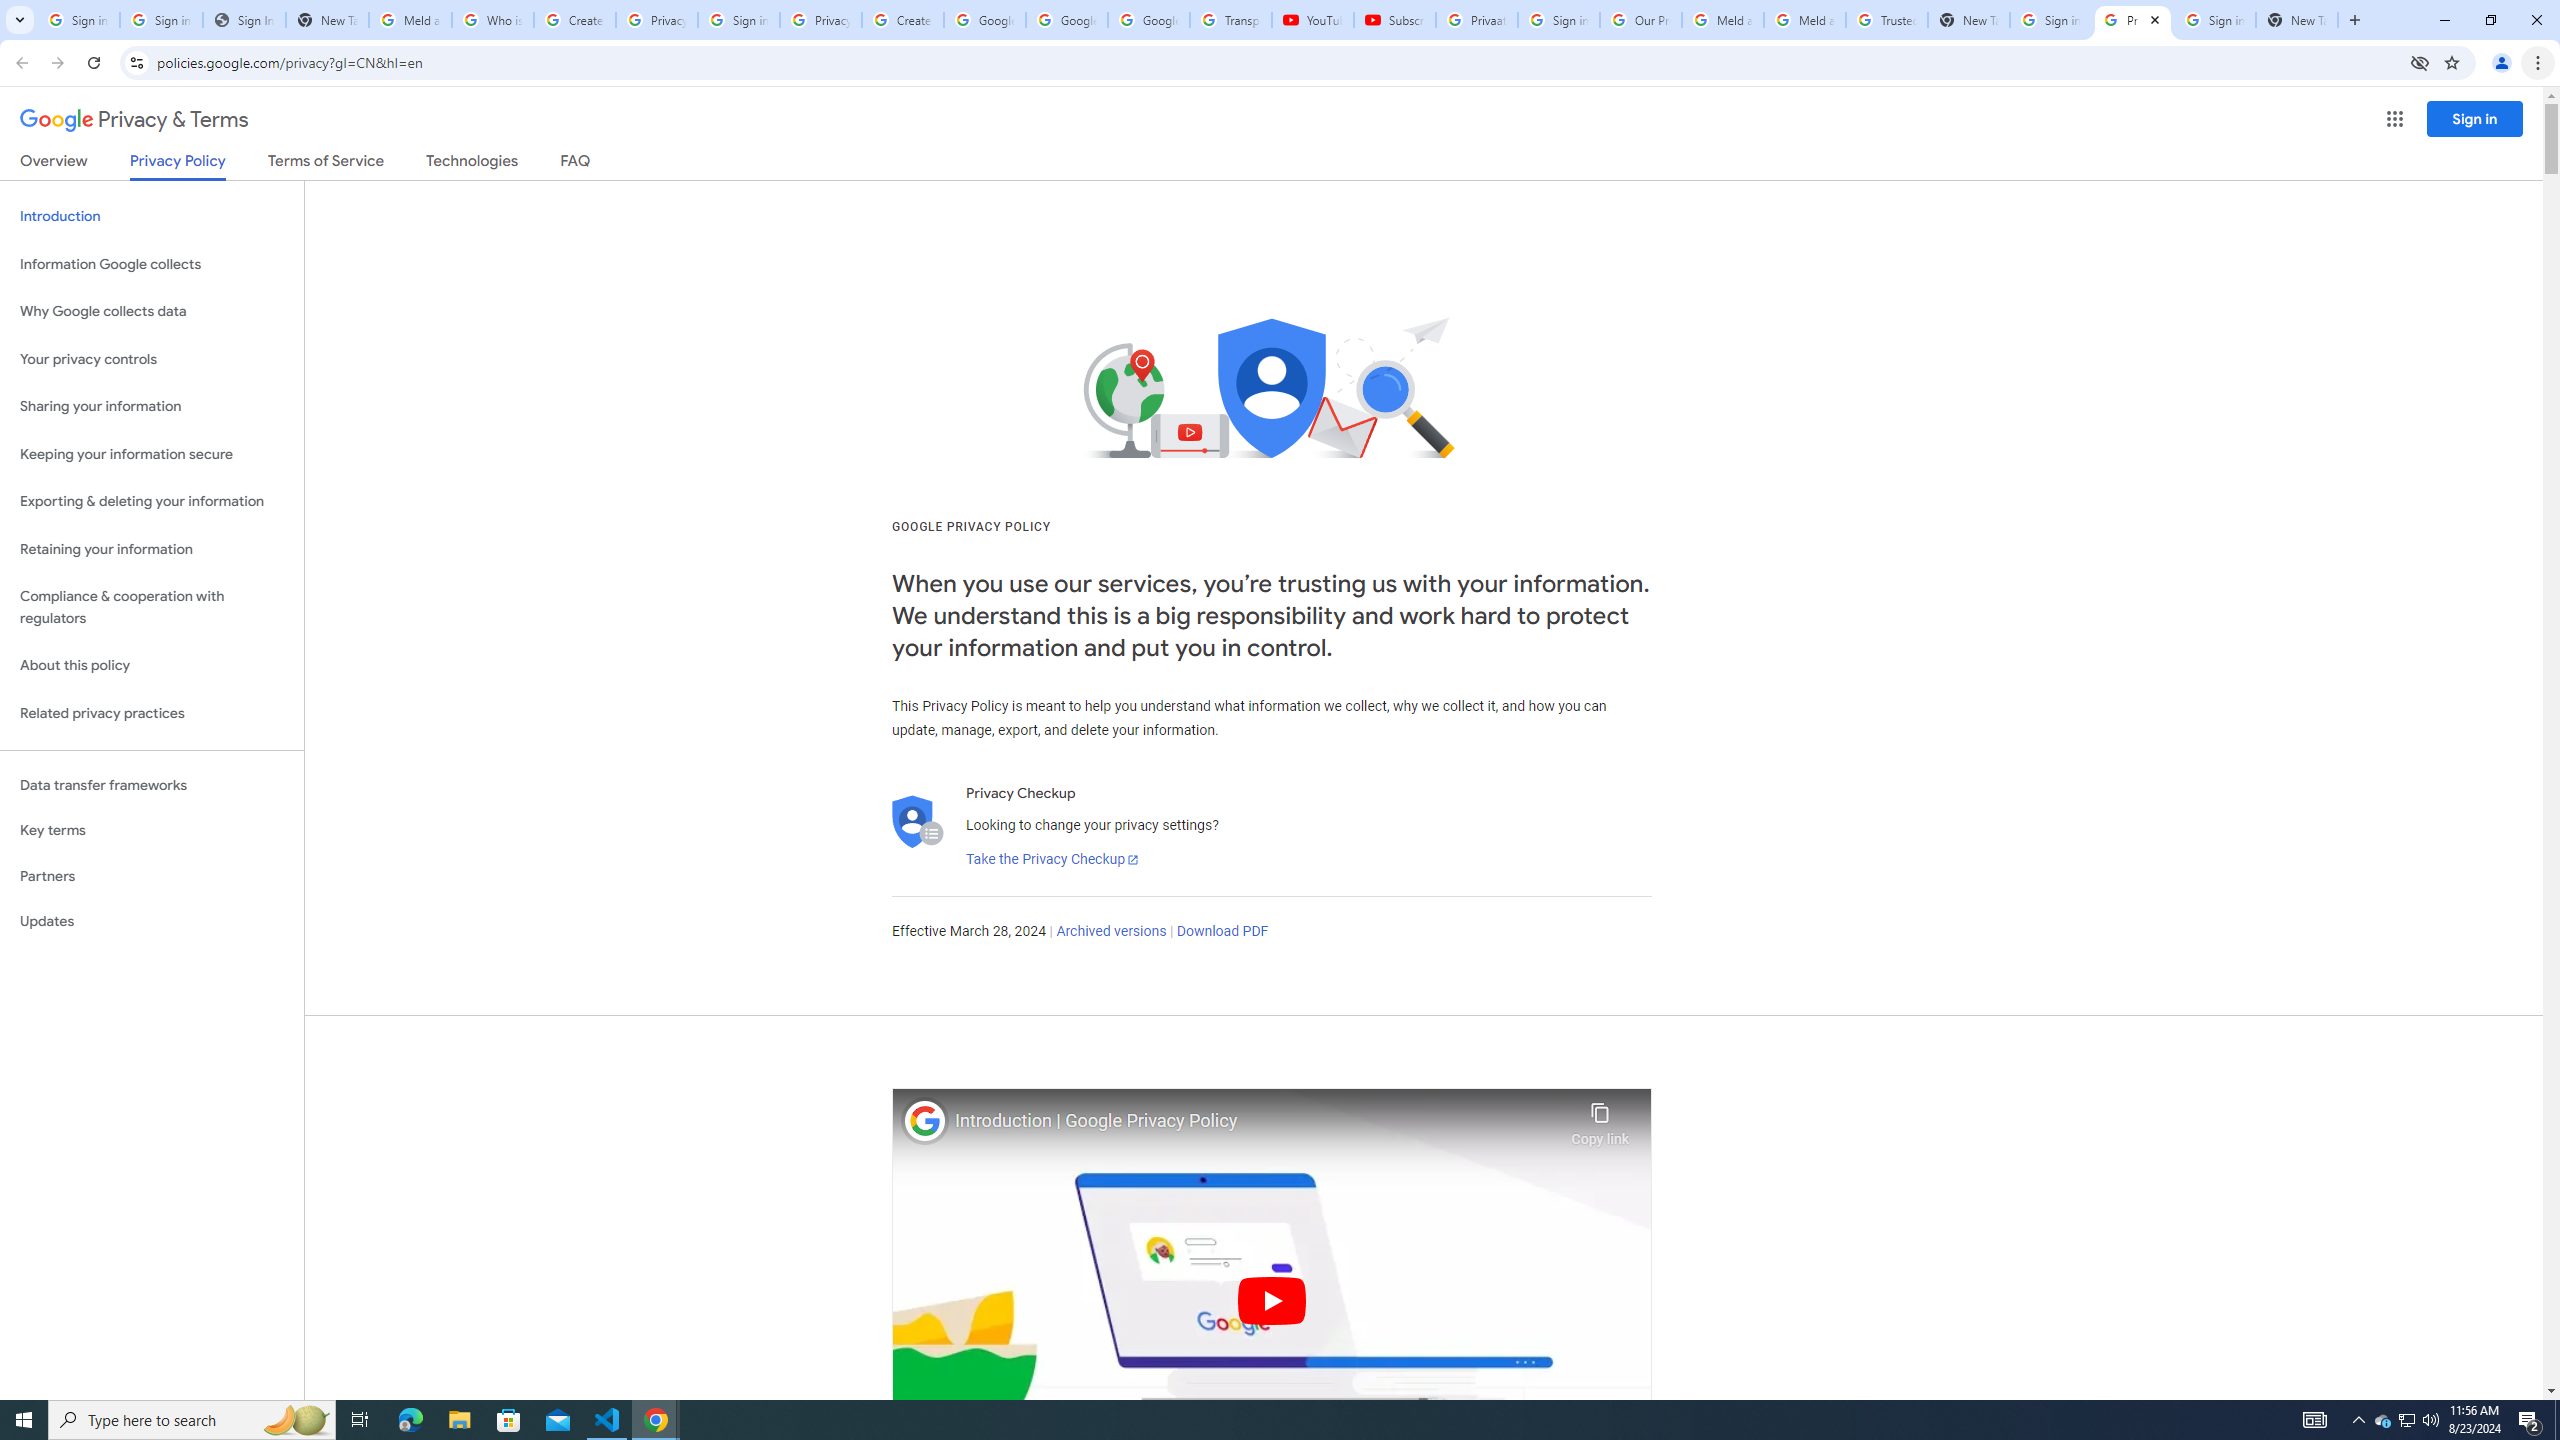  I want to click on 'Exporting & deleting your information', so click(151, 501).